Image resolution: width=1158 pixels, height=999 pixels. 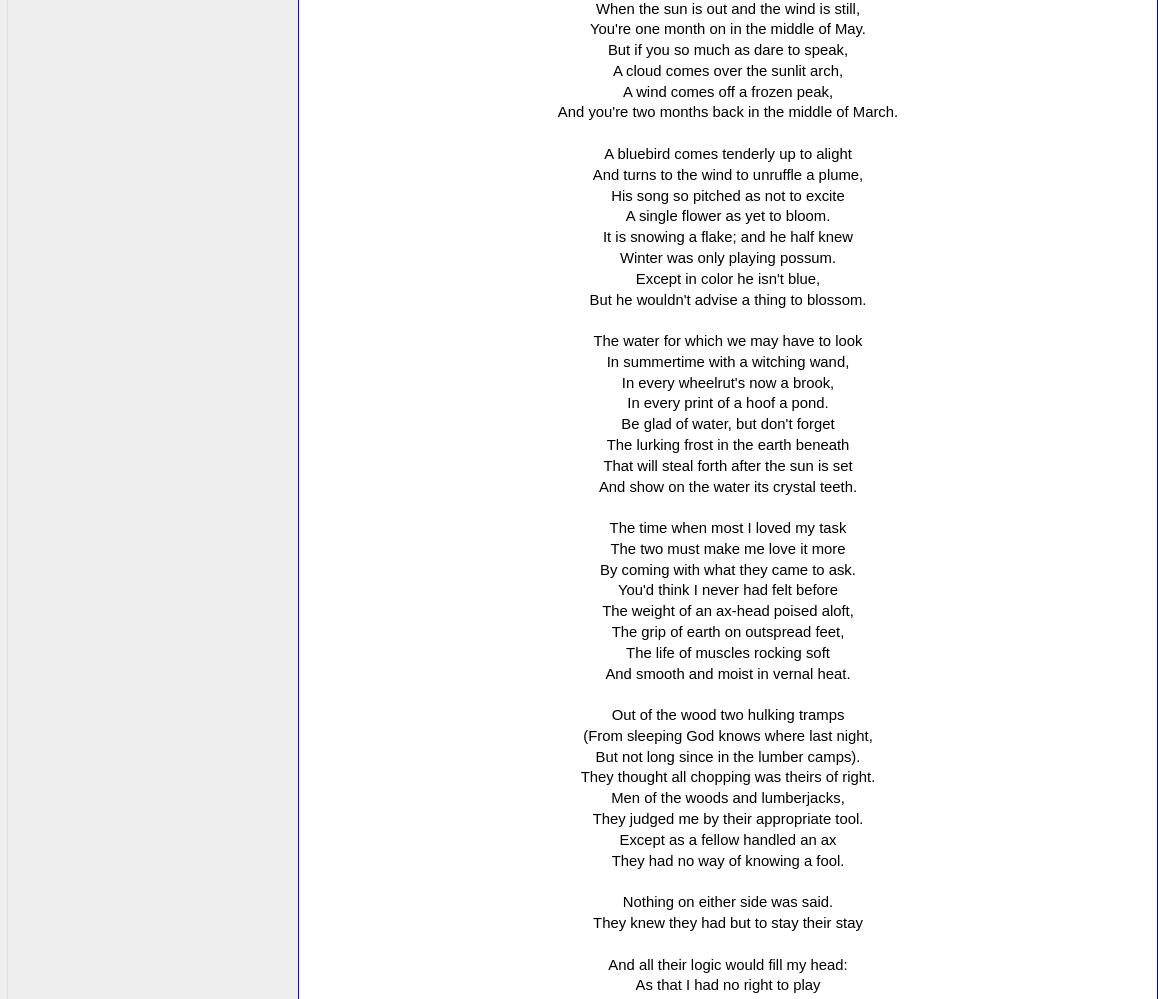 What do you see at coordinates (620, 382) in the screenshot?
I see `'In every wheelrut's now a brook,'` at bounding box center [620, 382].